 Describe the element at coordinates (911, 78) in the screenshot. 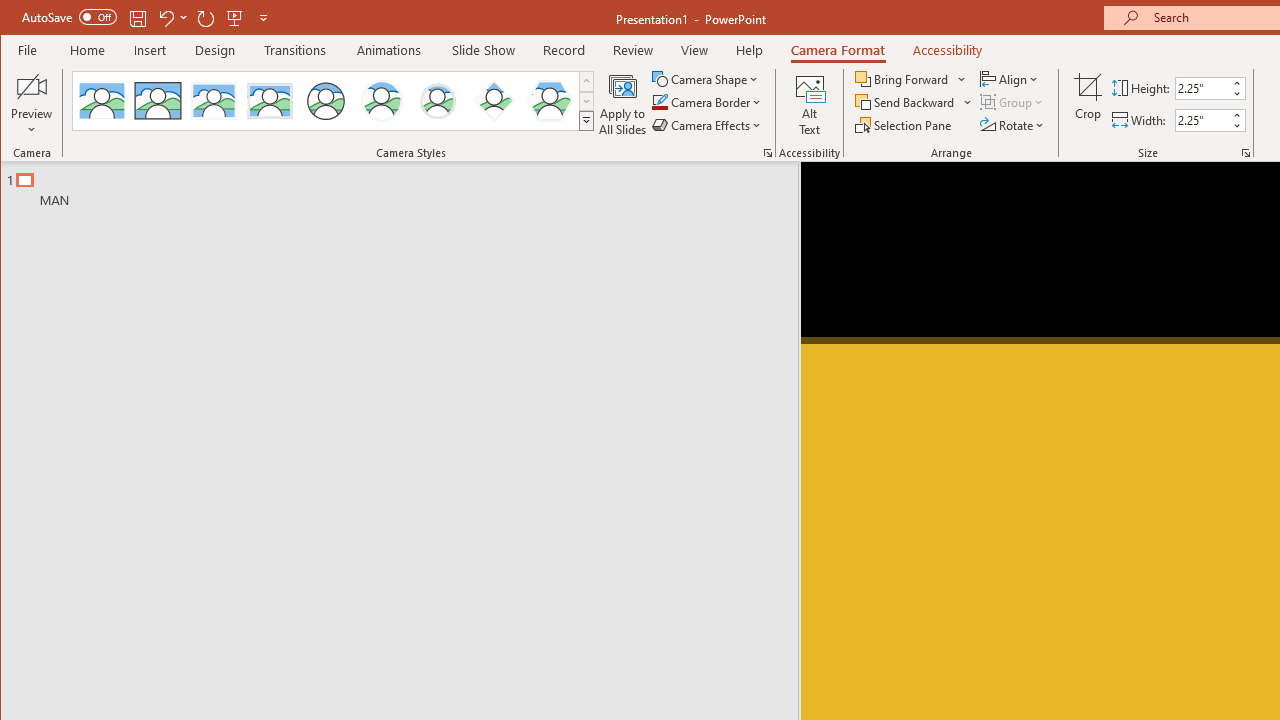

I see `'Bring Forward'` at that location.